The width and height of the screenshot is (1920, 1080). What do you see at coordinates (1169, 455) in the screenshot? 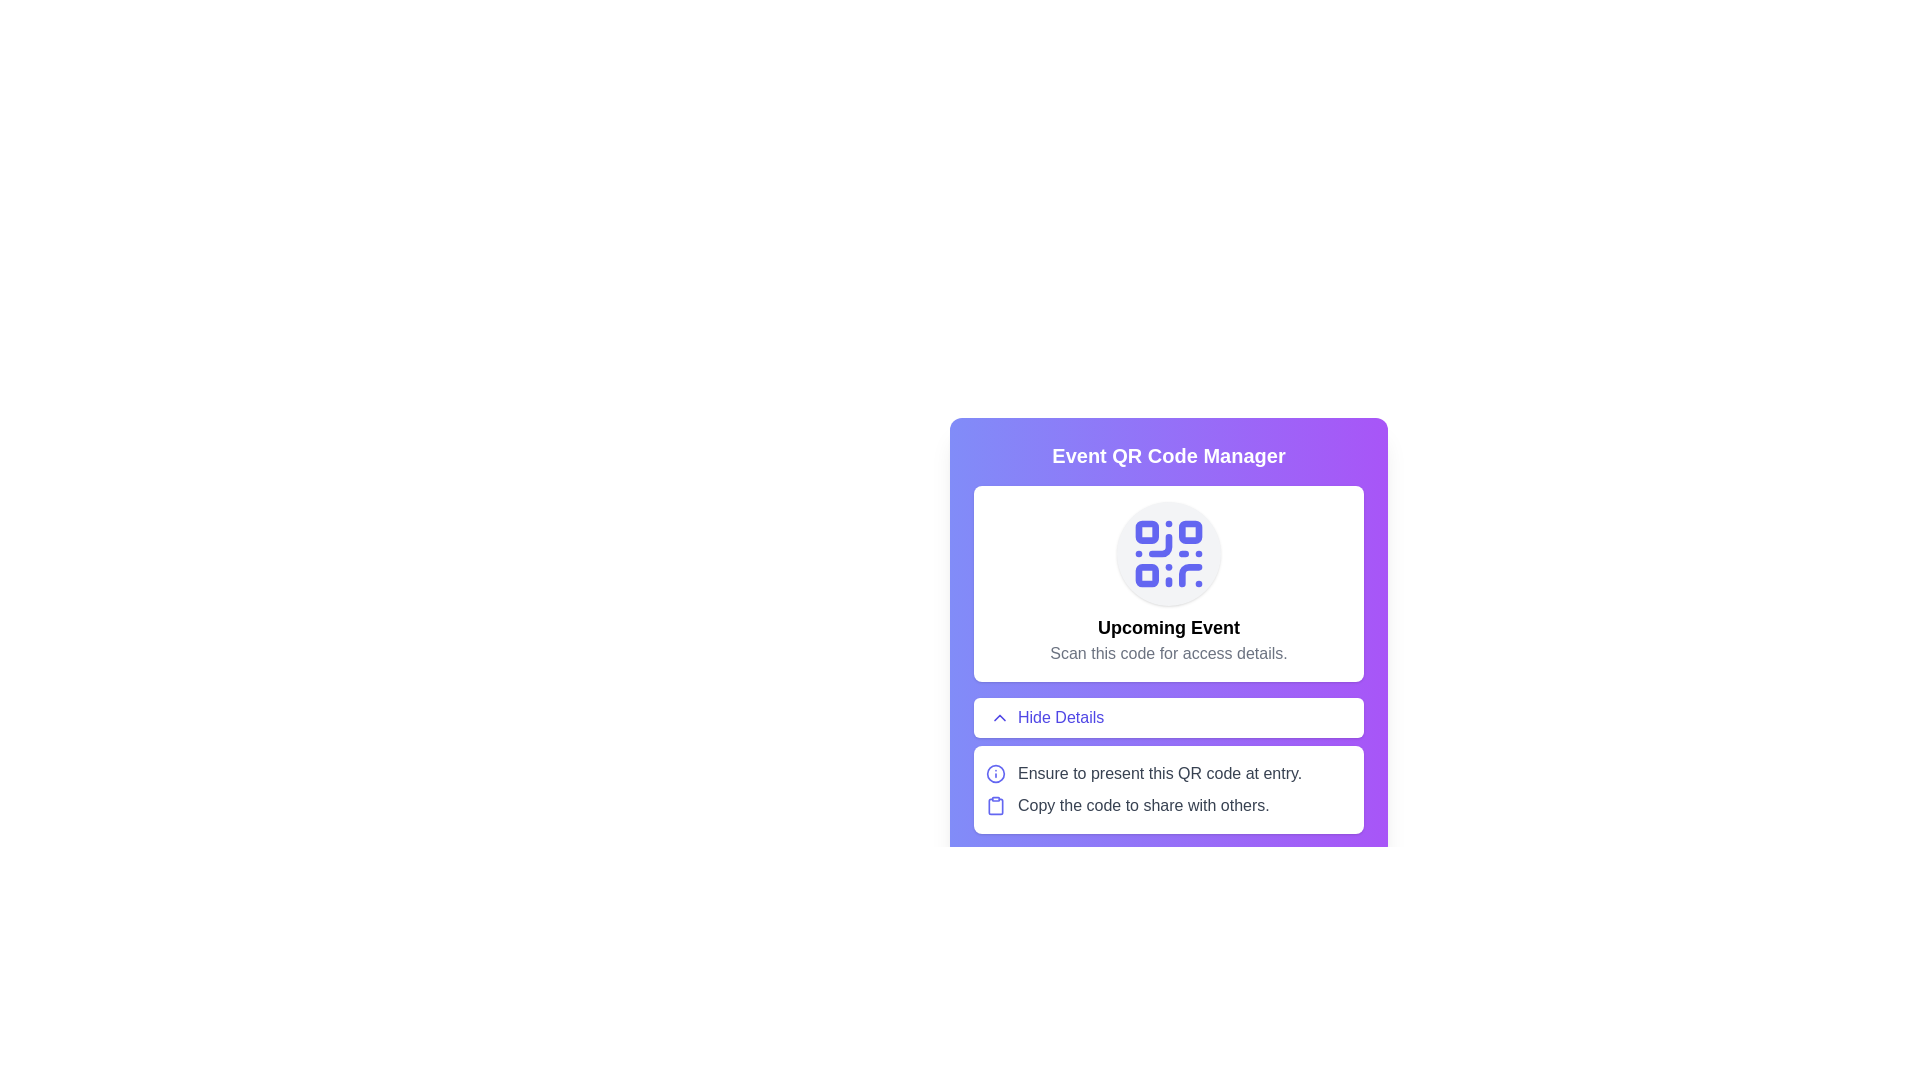
I see `the Text Block titled 'Event QR Code Manager', which is styled in bold, extra-large white font against a purple to blue gradient background` at bounding box center [1169, 455].